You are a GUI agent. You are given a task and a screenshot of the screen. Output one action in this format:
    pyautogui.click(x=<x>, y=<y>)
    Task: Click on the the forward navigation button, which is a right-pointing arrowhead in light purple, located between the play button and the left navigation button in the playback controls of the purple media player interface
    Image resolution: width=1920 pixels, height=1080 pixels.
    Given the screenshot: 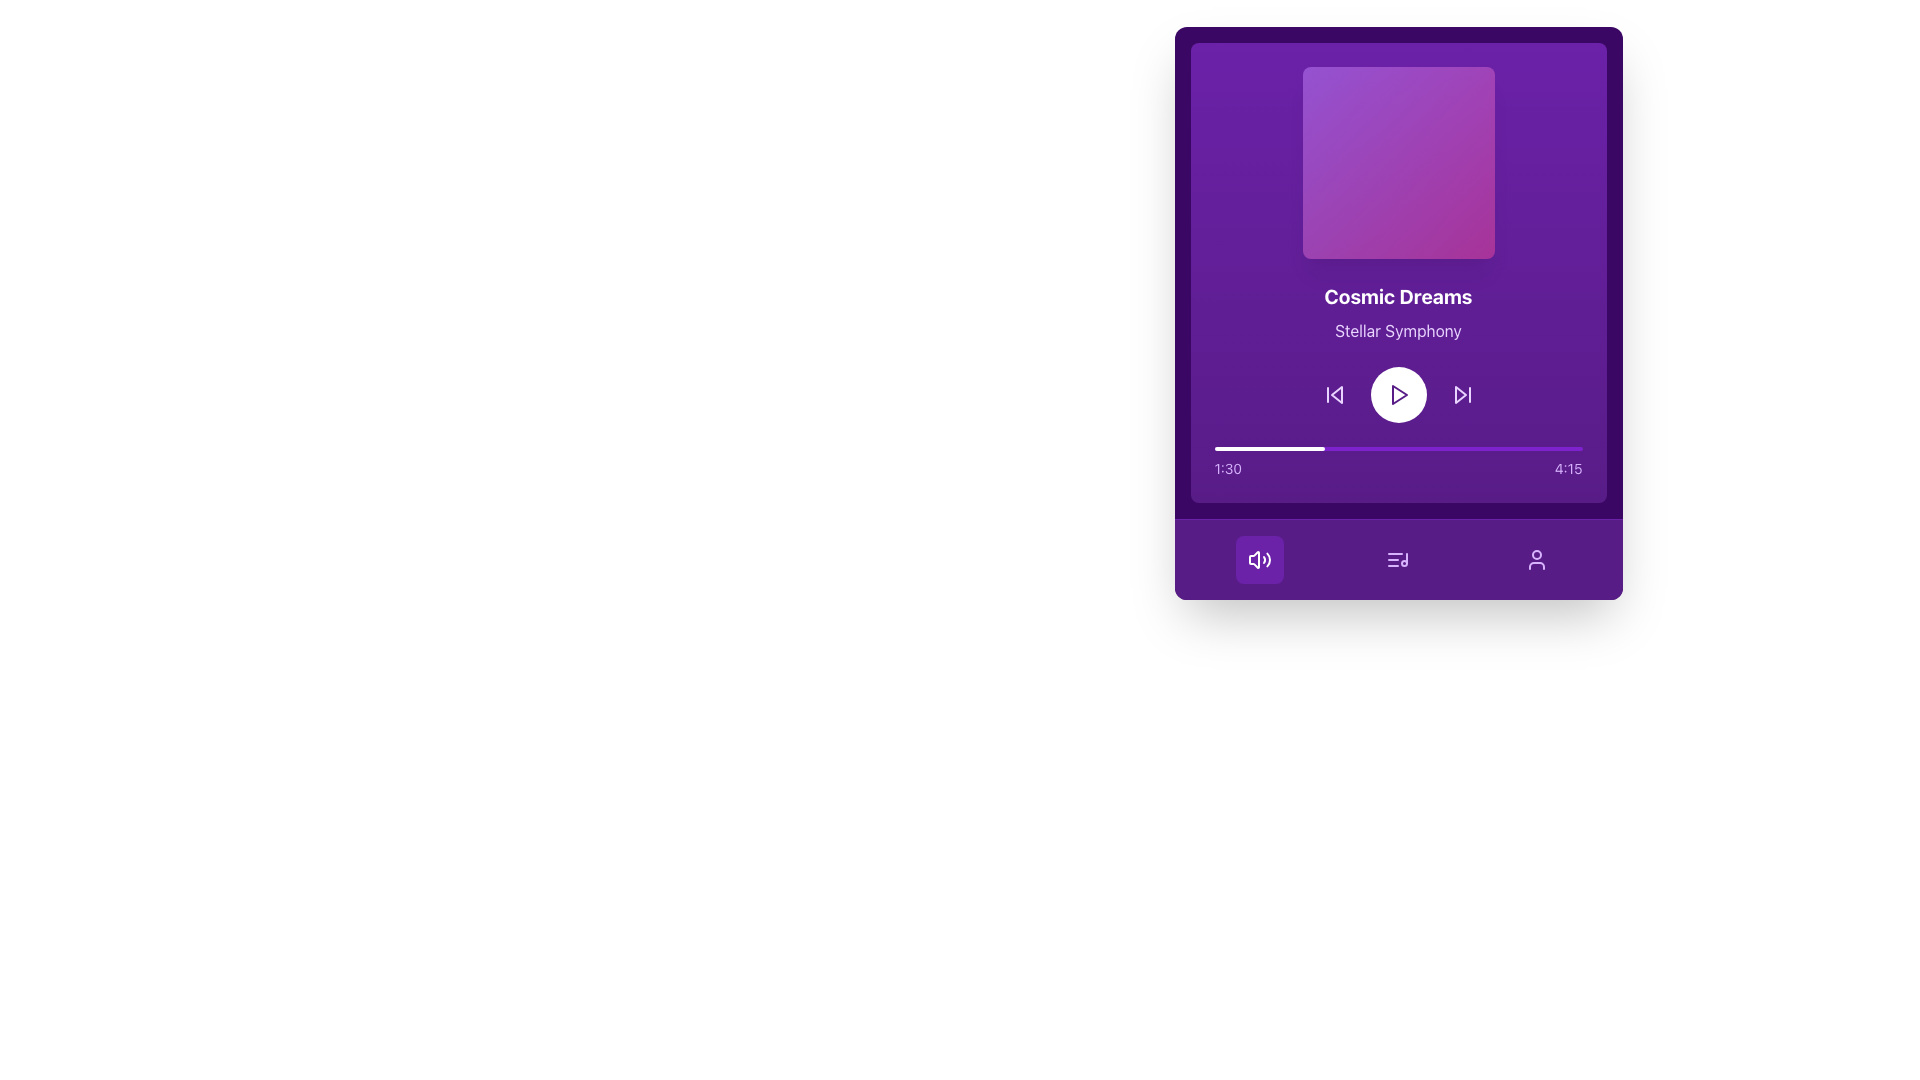 What is the action you would take?
    pyautogui.click(x=1462, y=394)
    